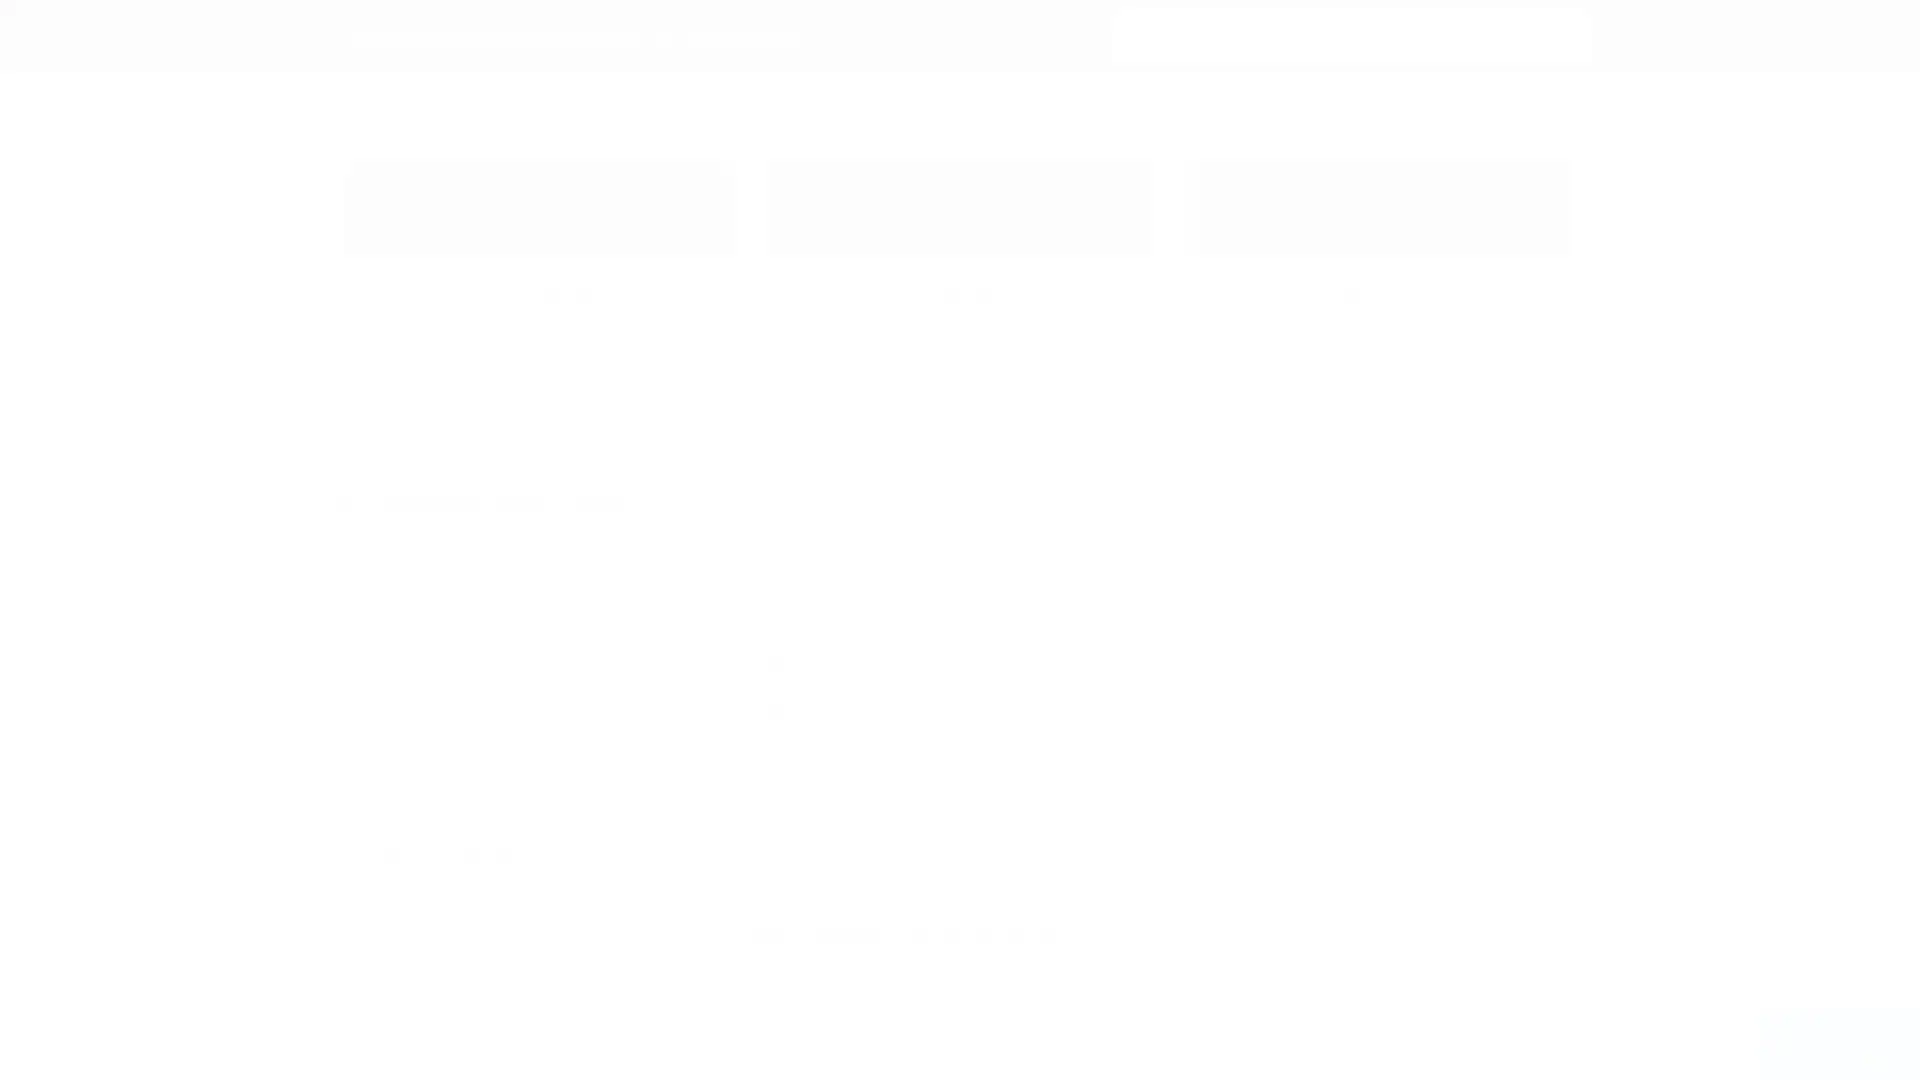 This screenshot has width=1920, height=1080. I want to click on Why doesn't a meeting open in Chrome or another browser?, so click(961, 752).